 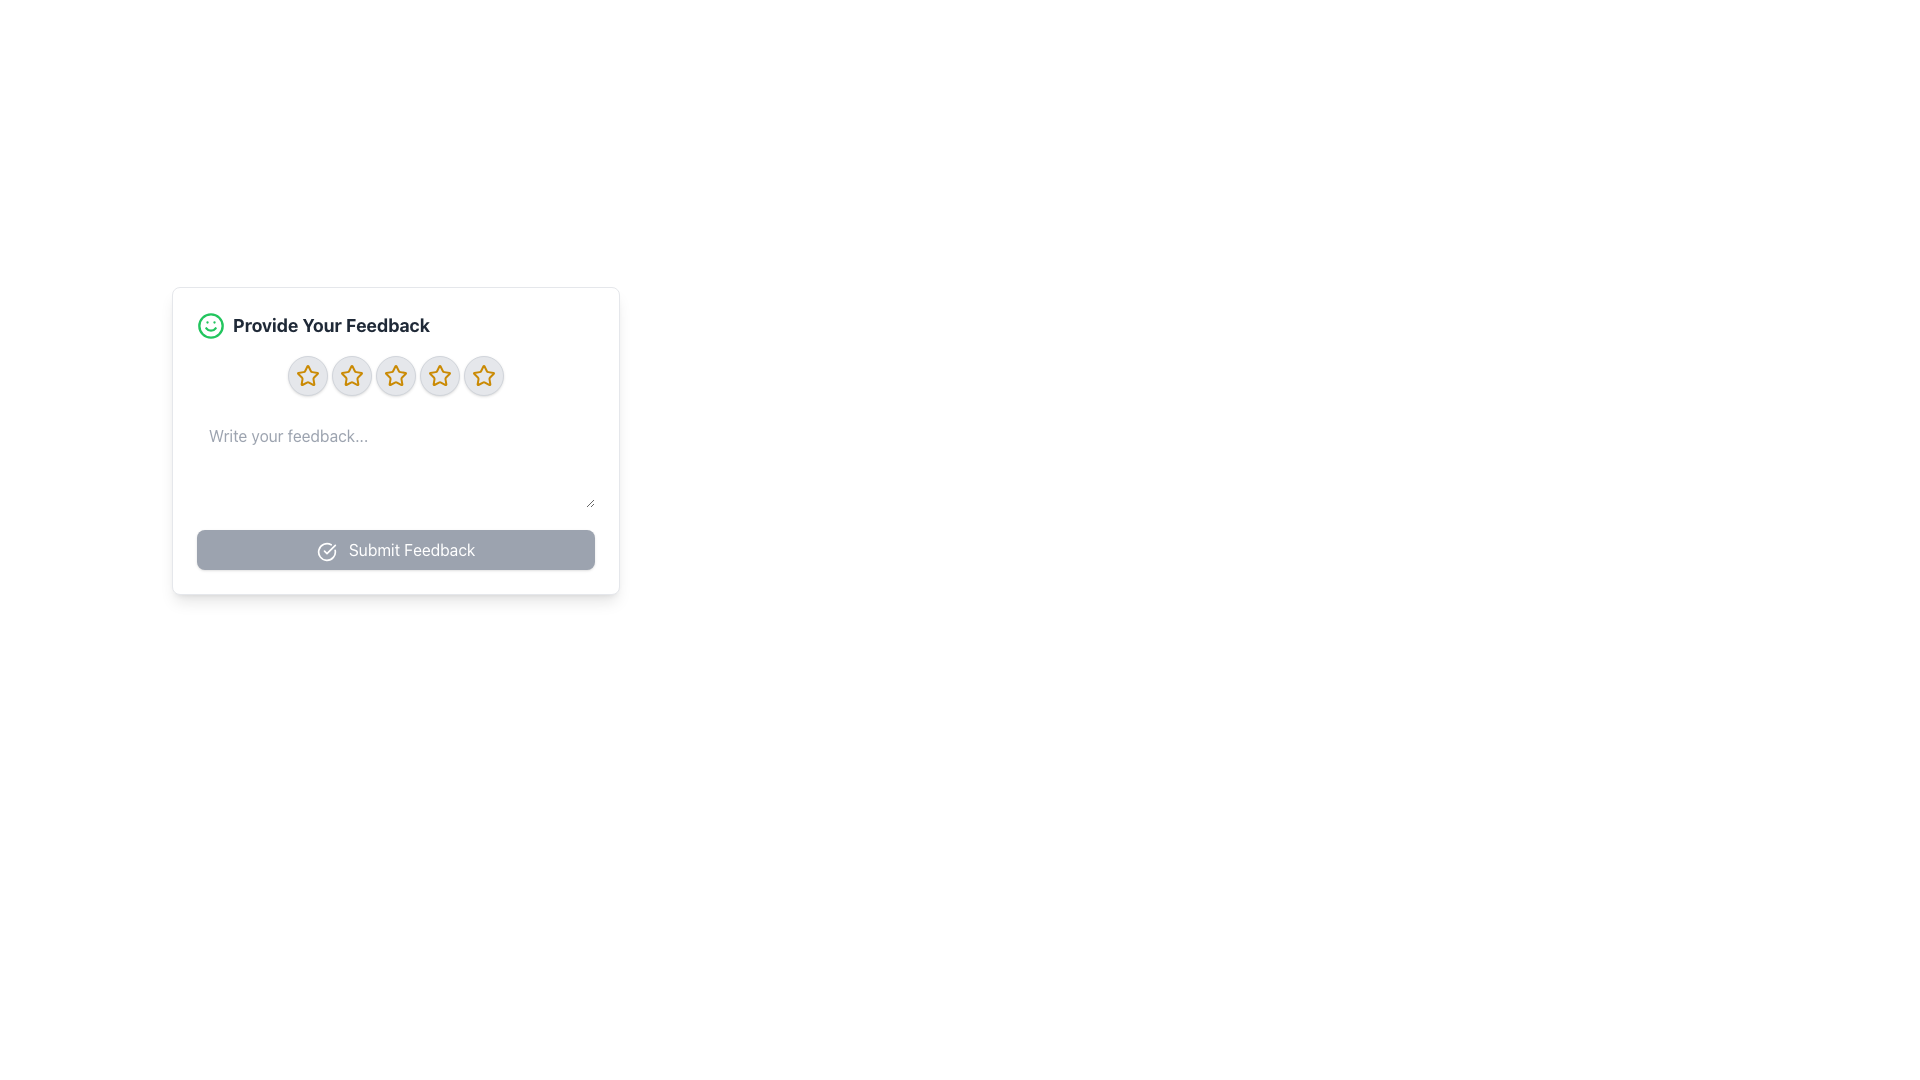 I want to click on the first star in the rating mechanism, so click(x=306, y=375).